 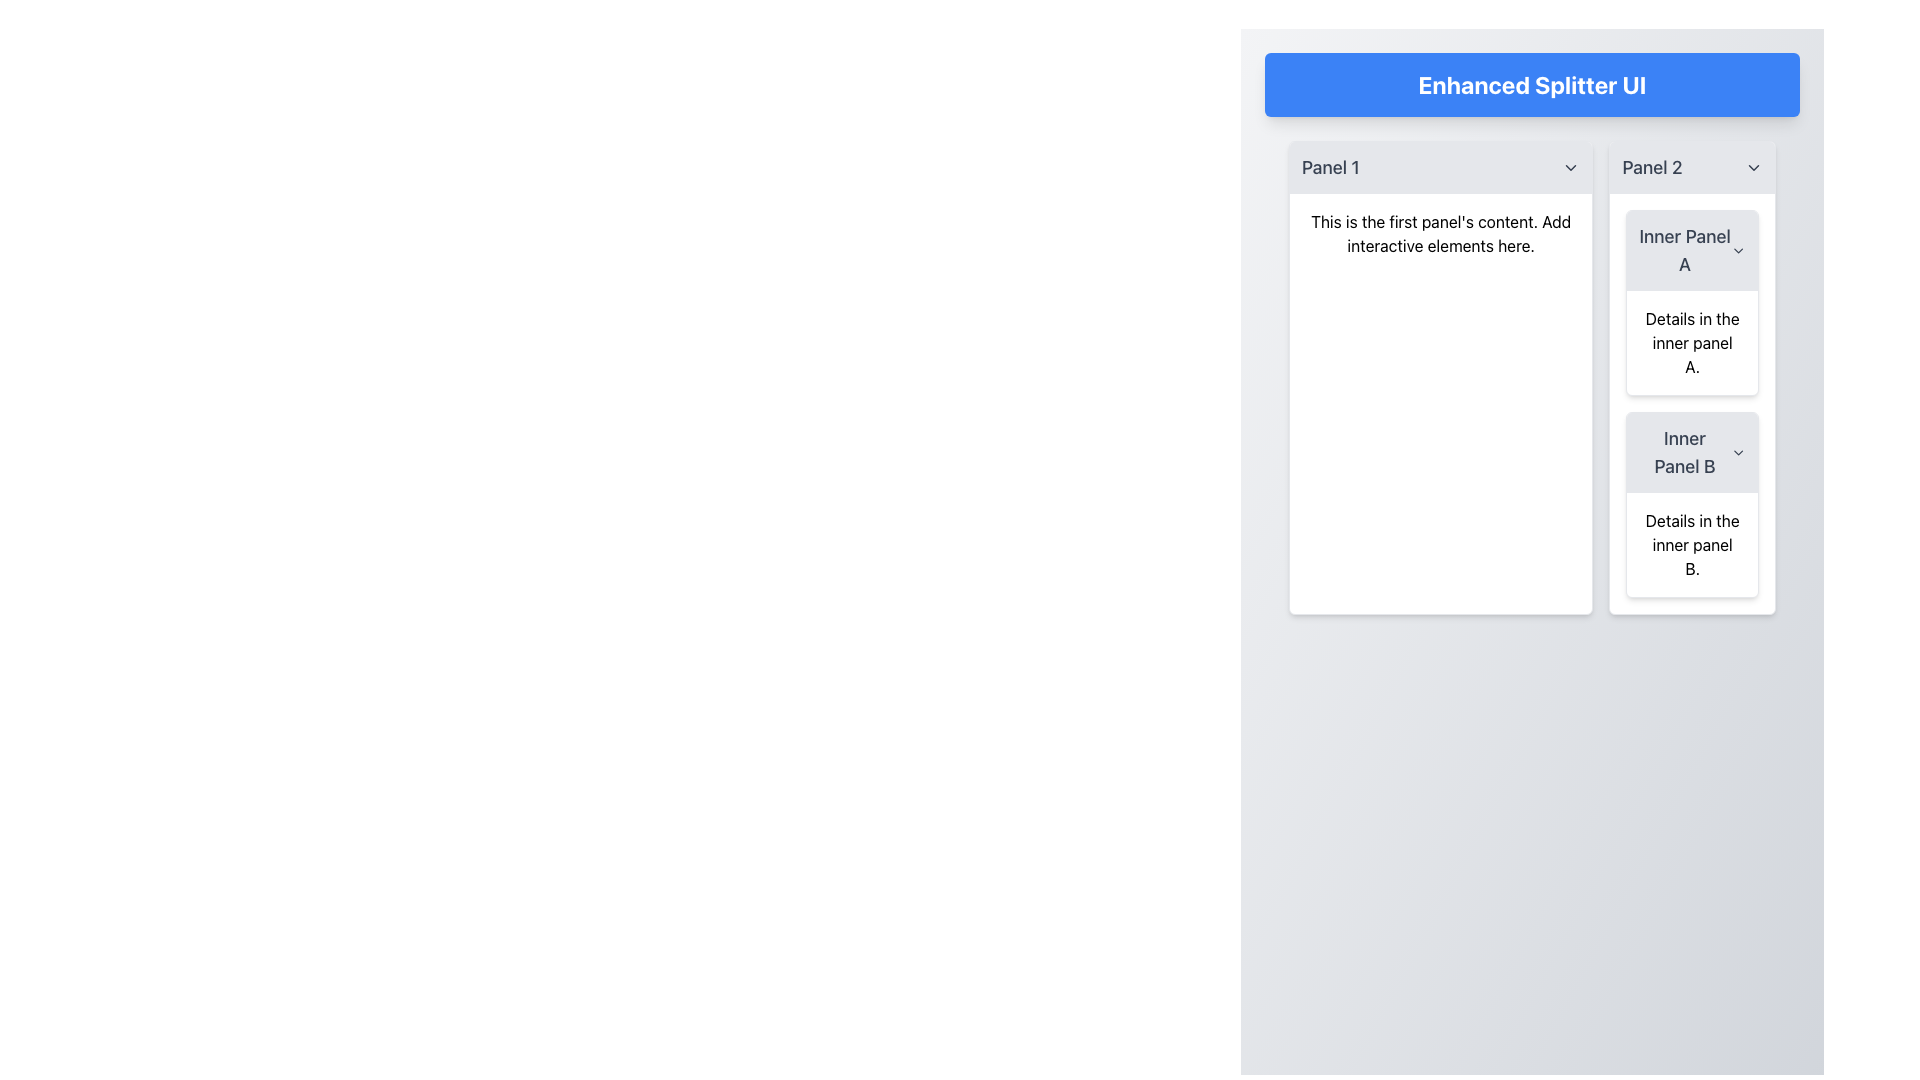 I want to click on the downward-pointing chevron icon with a gray stroke on the right edge of 'Panel 1', so click(x=1570, y=167).